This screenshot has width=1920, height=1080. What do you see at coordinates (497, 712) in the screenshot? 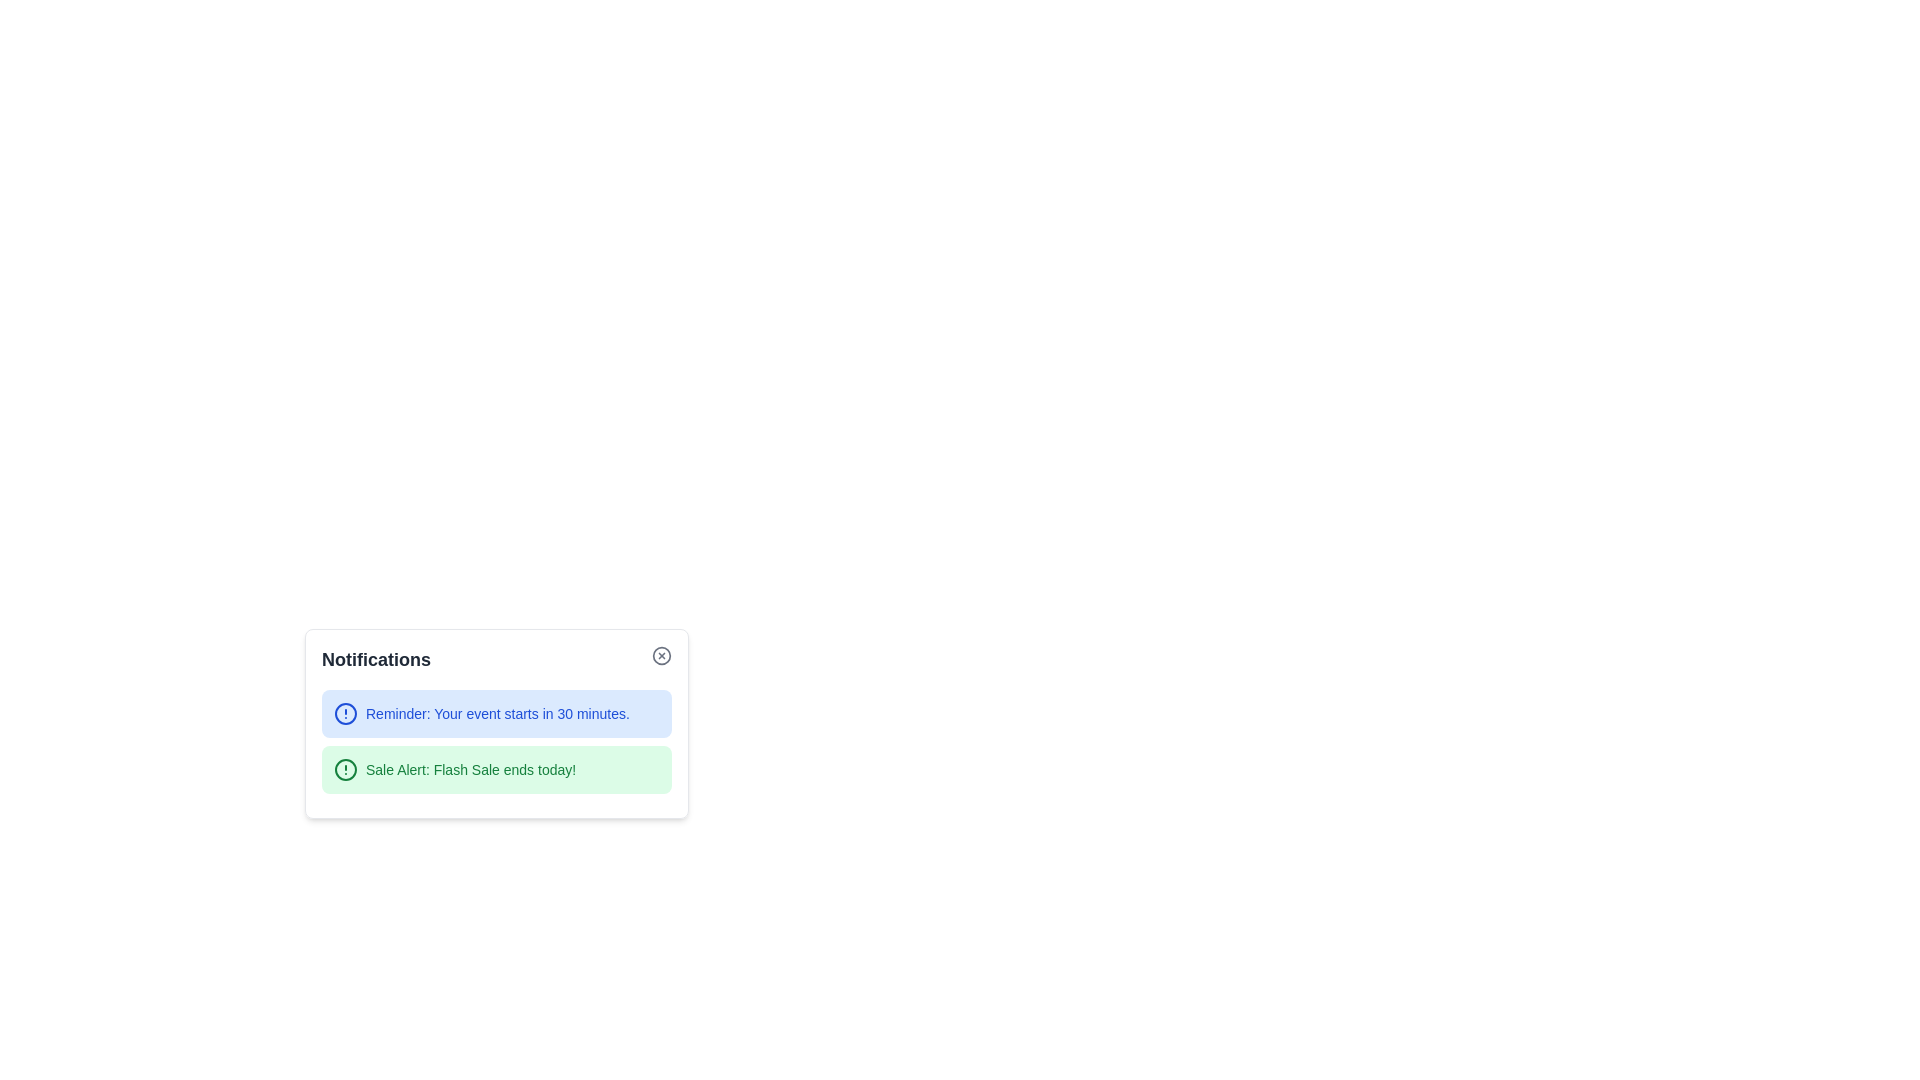
I see `the first notification in the Notification Box that conveys a reminder about an event scheduled to begin soon` at bounding box center [497, 712].